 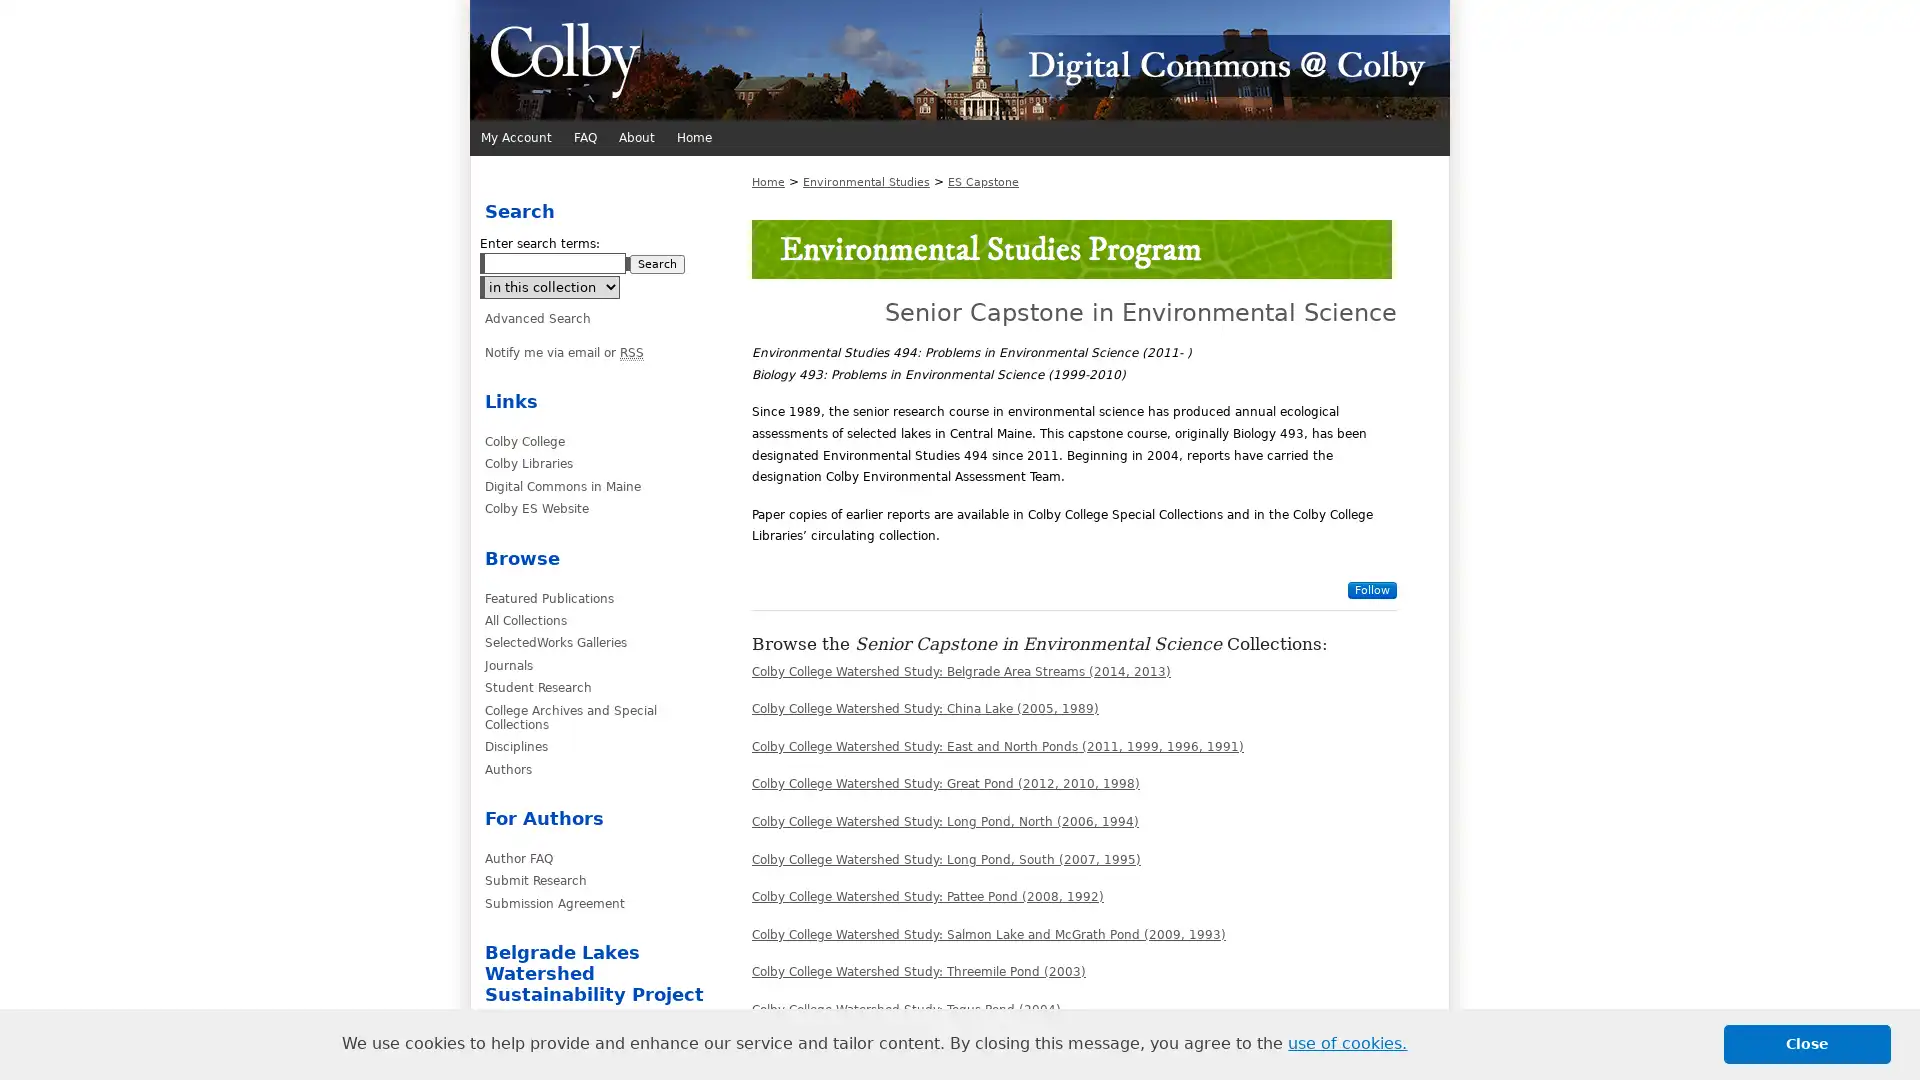 I want to click on dismiss cookie message, so click(x=1807, y=1043).